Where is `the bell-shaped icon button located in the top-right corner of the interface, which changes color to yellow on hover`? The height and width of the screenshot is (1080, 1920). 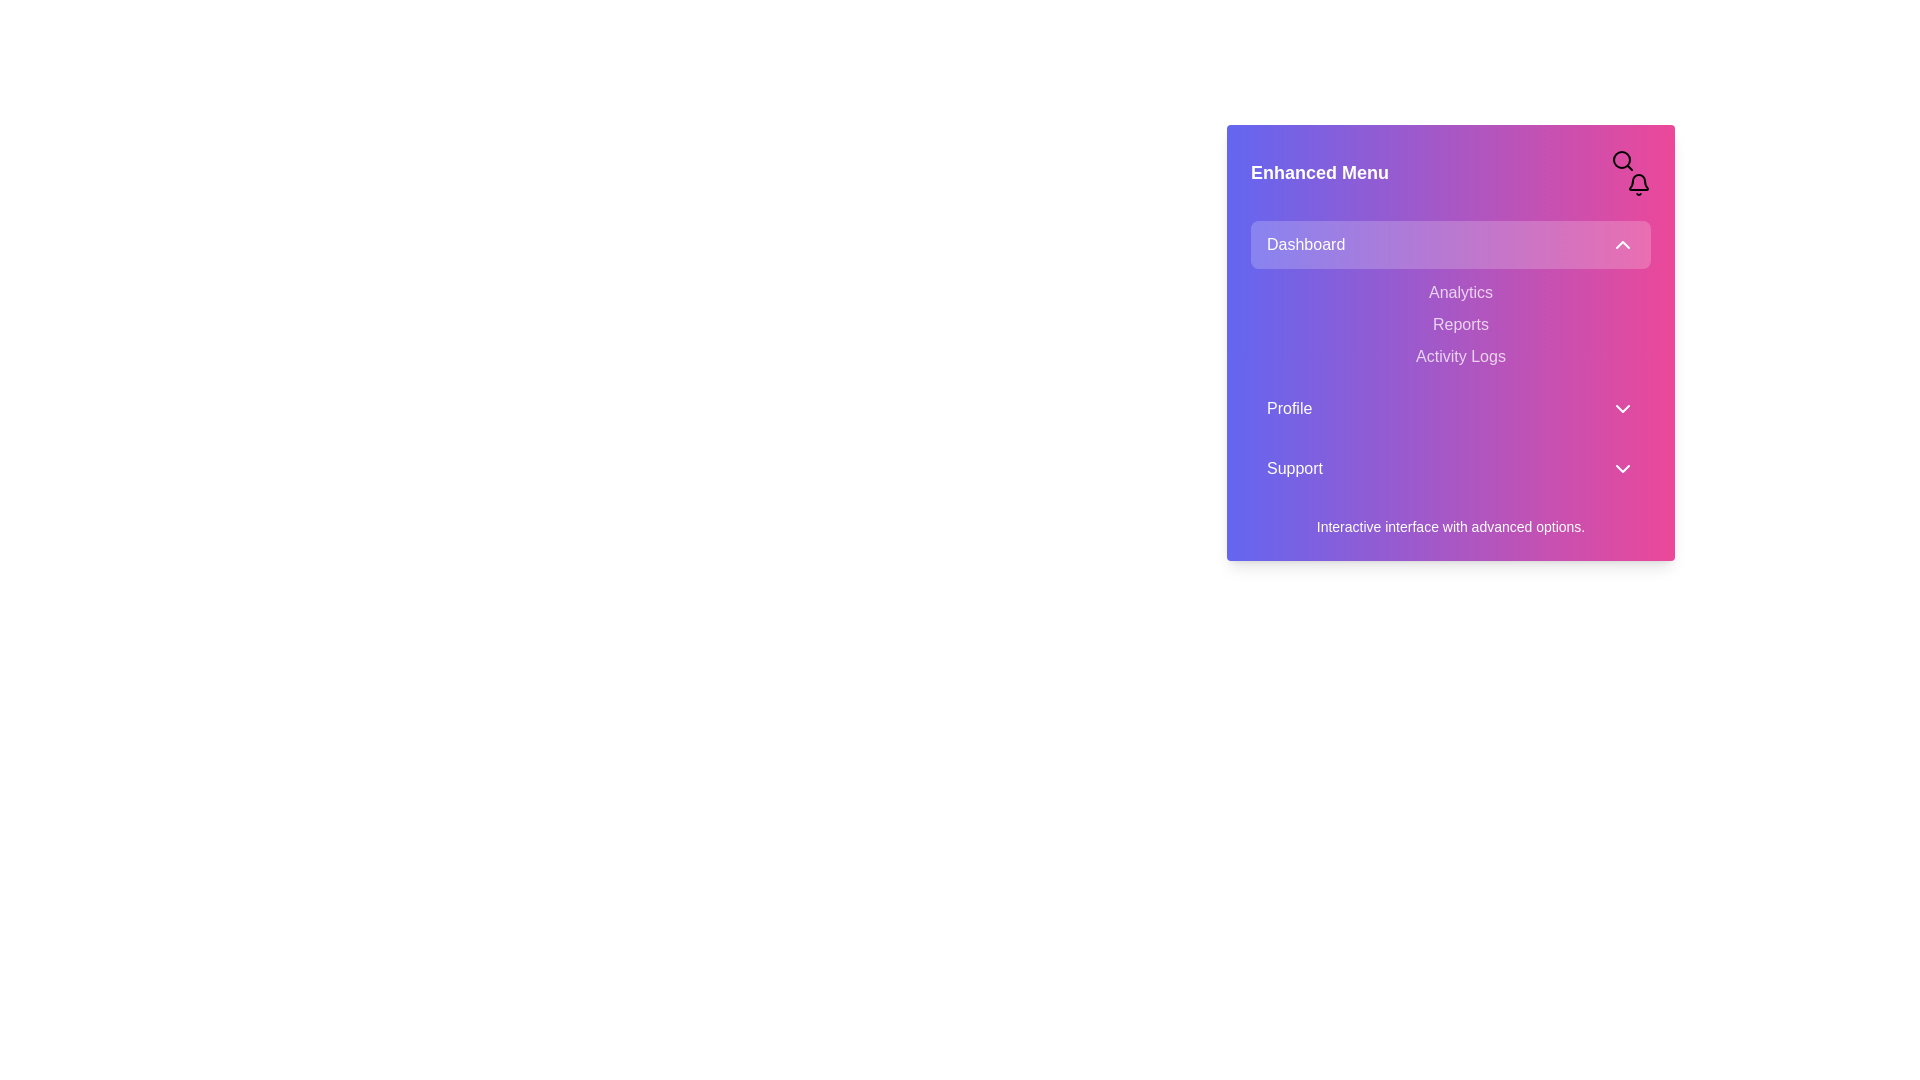 the bell-shaped icon button located in the top-right corner of the interface, which changes color to yellow on hover is located at coordinates (1638, 185).